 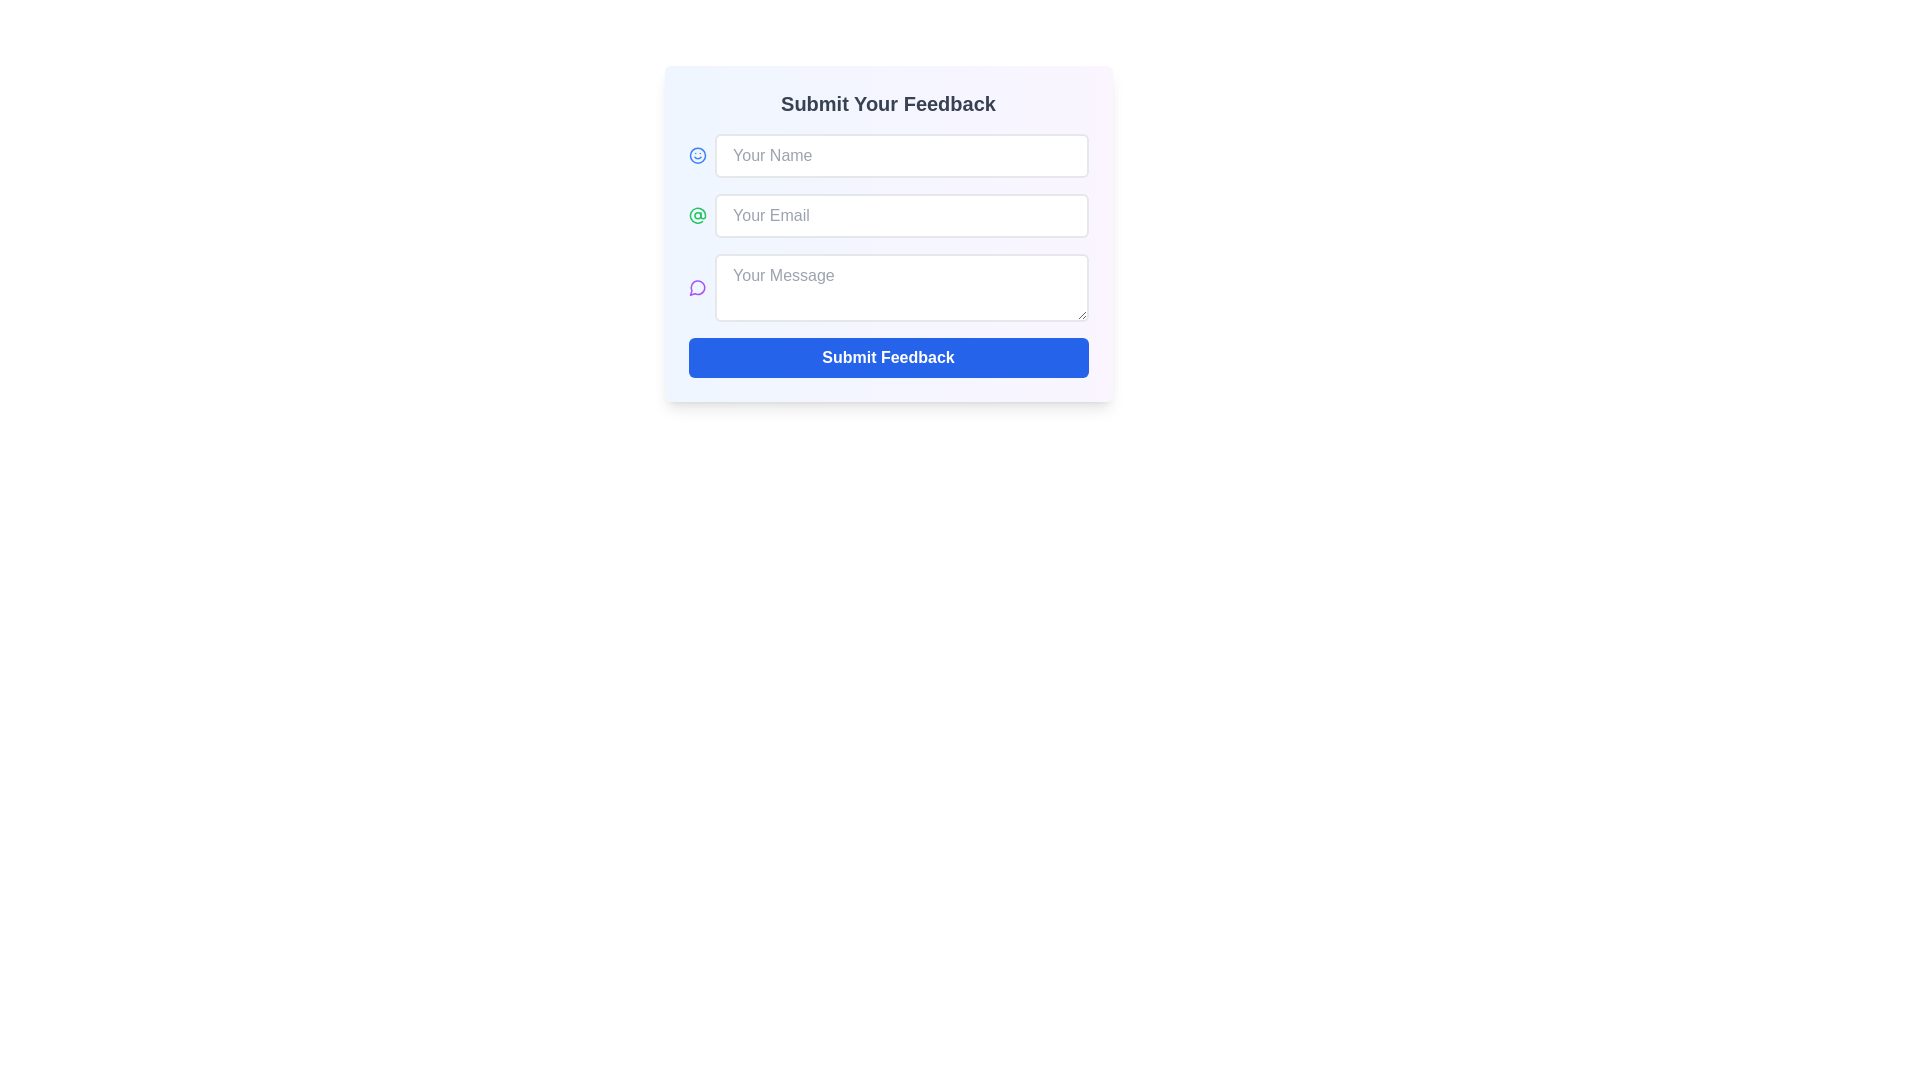 What do you see at coordinates (697, 154) in the screenshot?
I see `the smiling face icon styled with blue color, which is located to the left of the 'Your Name' text input field in the feedback form` at bounding box center [697, 154].